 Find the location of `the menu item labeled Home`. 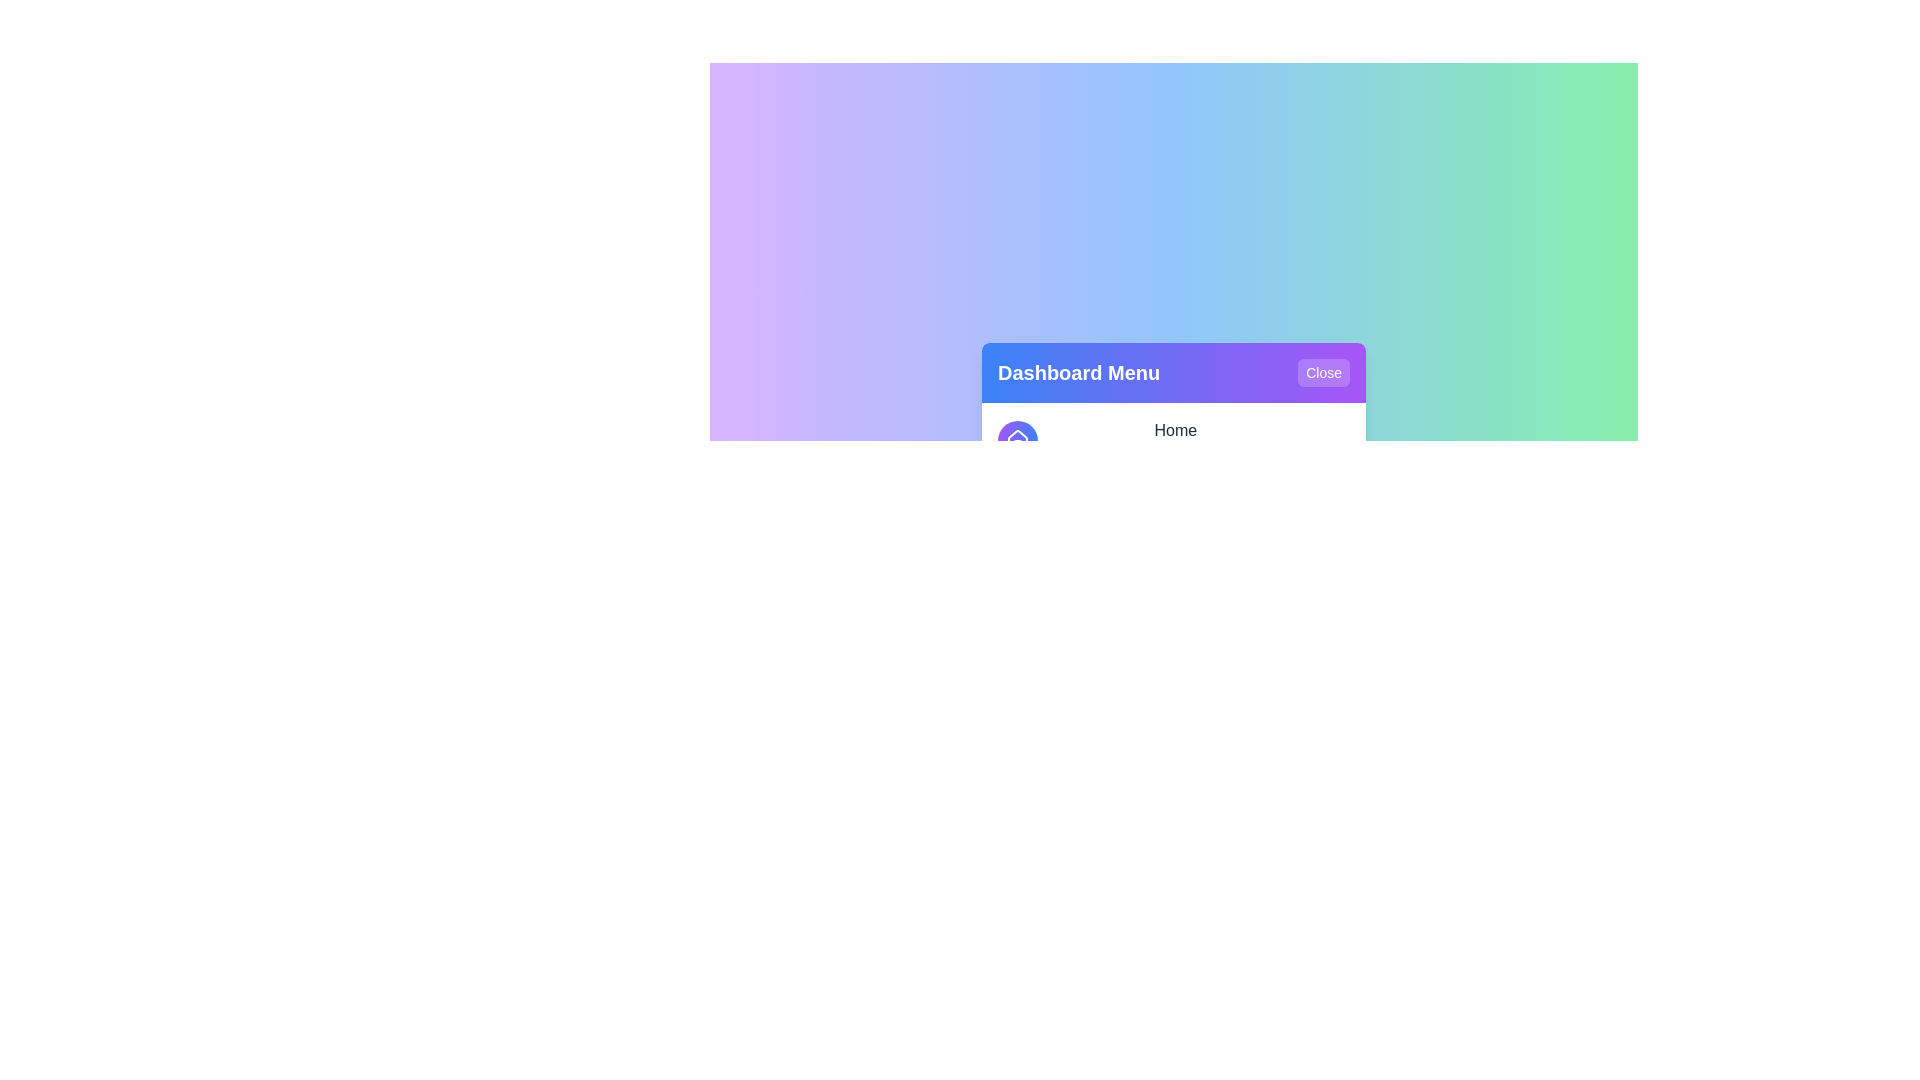

the menu item labeled Home is located at coordinates (1174, 439).